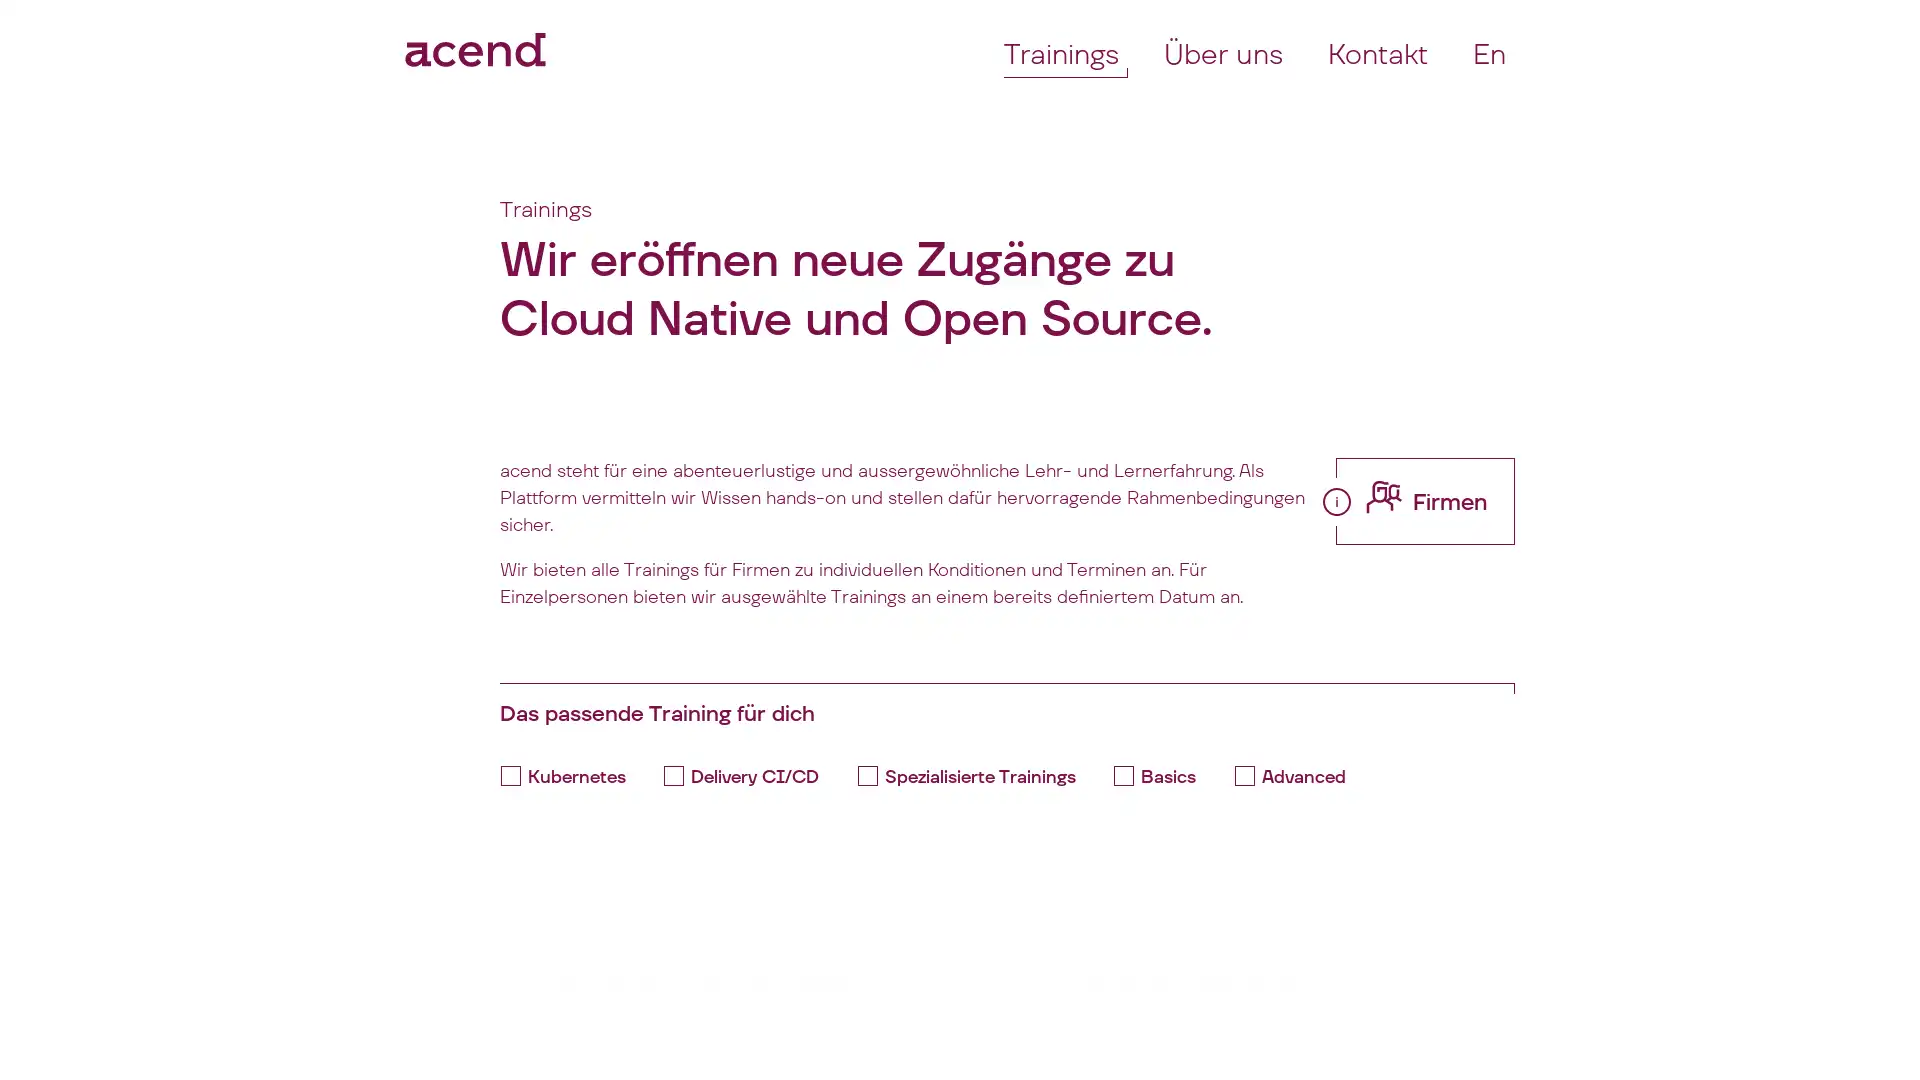  What do you see at coordinates (1161, 775) in the screenshot?
I see `Basics` at bounding box center [1161, 775].